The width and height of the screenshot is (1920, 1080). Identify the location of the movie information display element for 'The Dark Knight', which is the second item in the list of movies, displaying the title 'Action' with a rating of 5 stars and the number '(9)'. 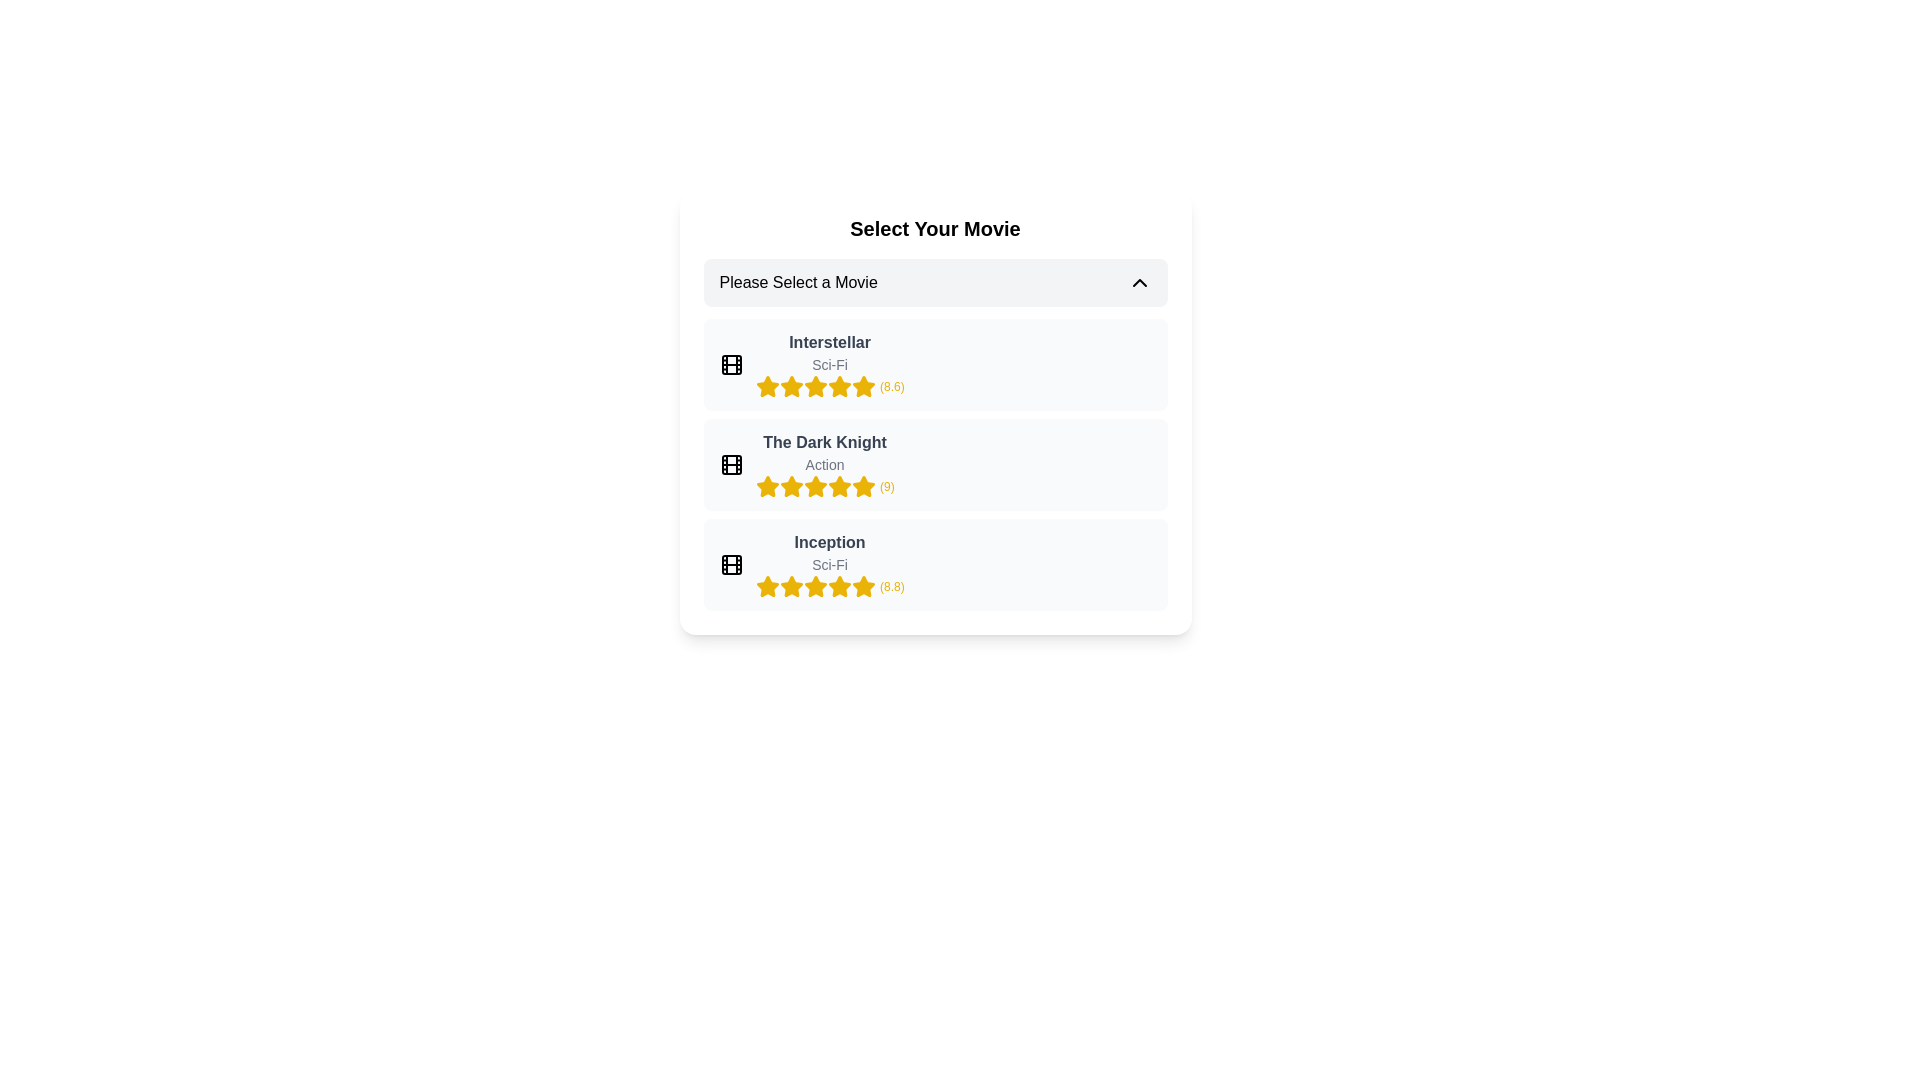
(825, 465).